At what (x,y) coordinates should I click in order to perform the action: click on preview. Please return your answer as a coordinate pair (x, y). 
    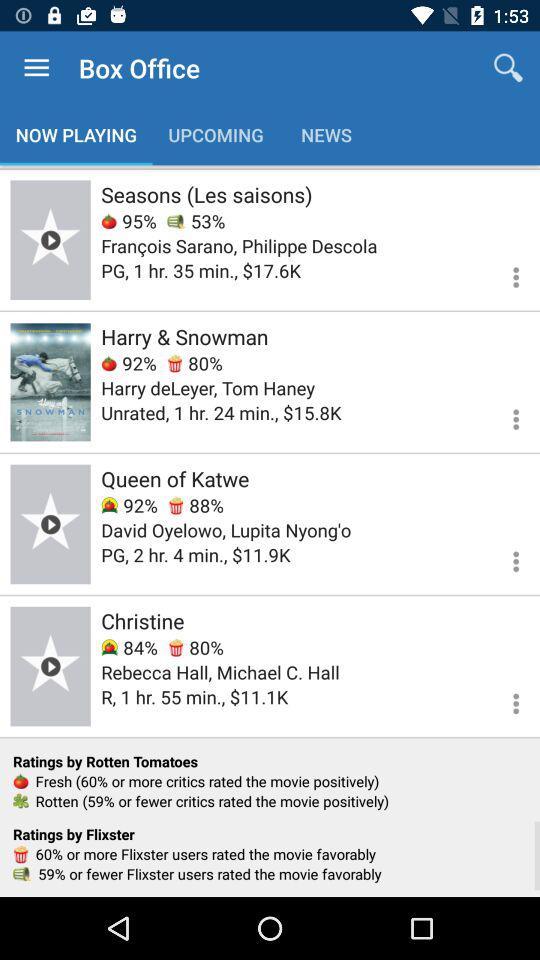
    Looking at the image, I should click on (50, 666).